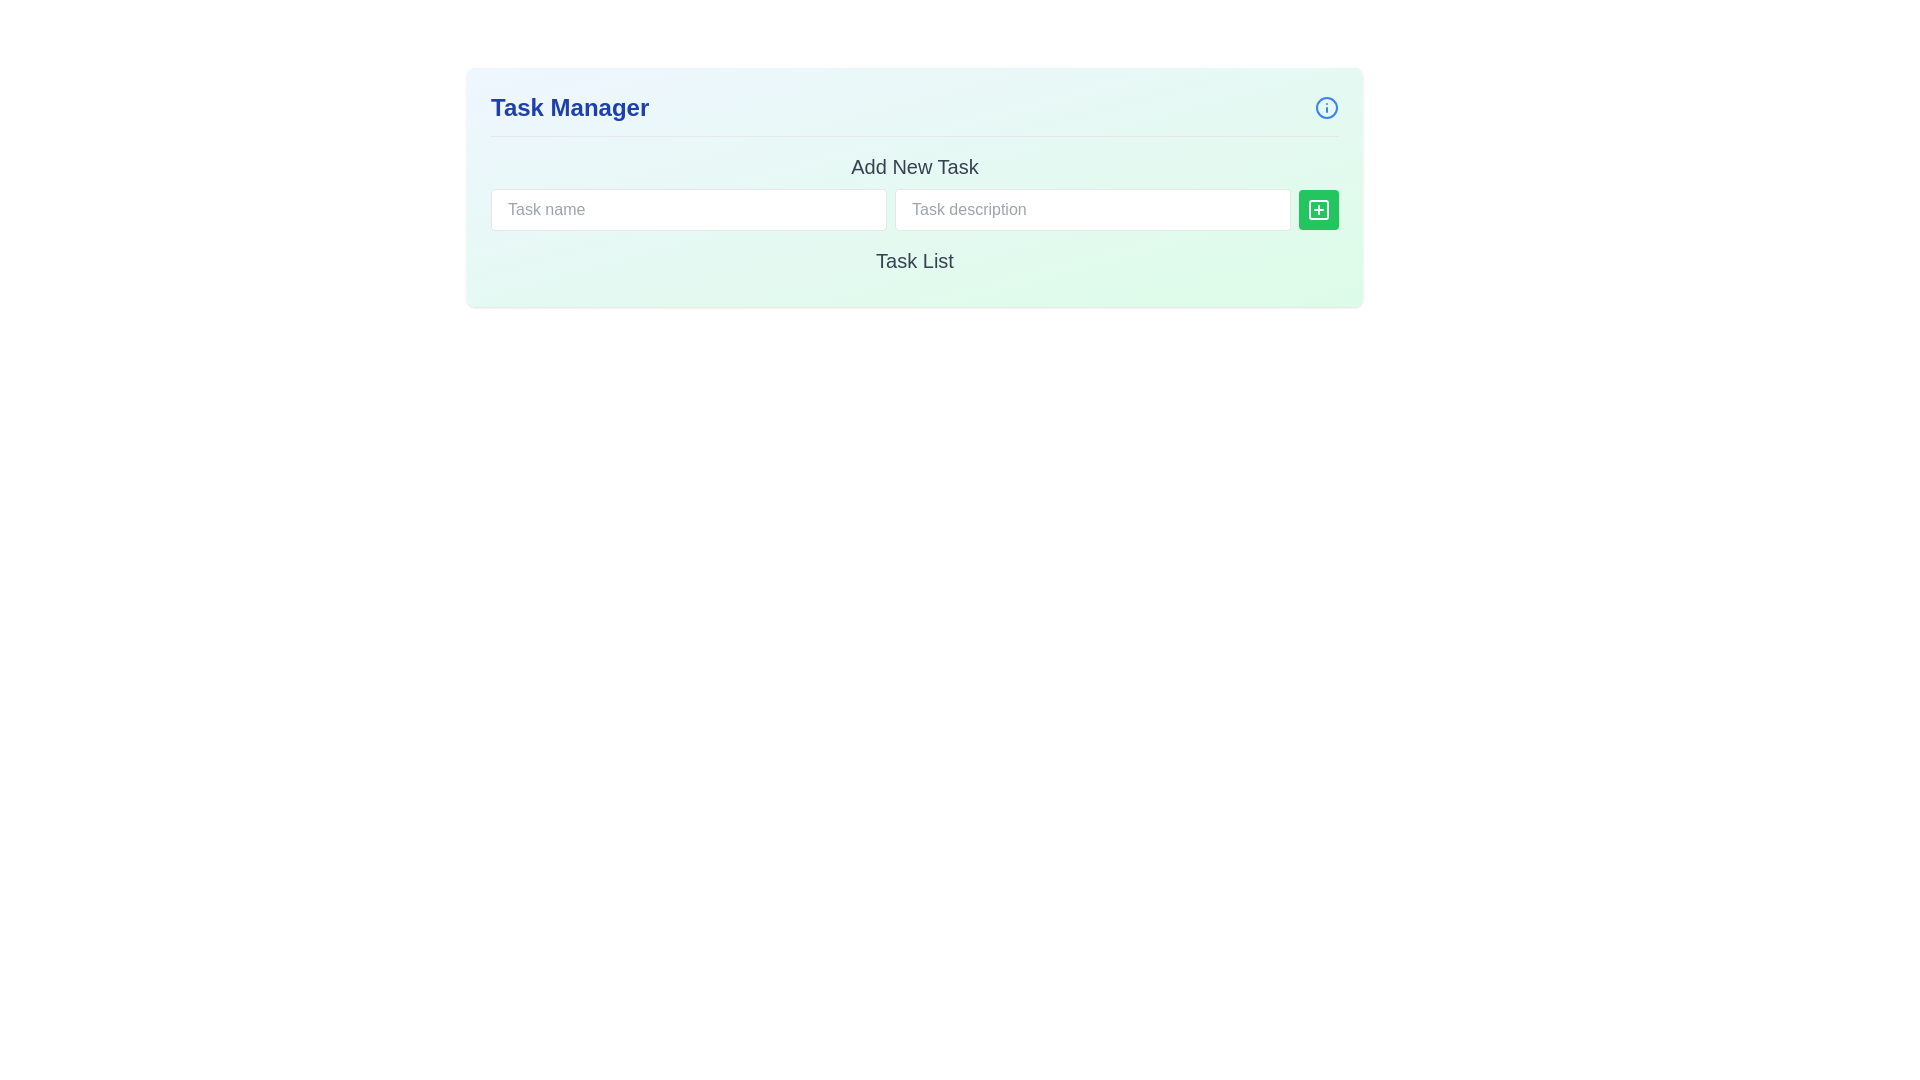 The image size is (1920, 1080). Describe the element at coordinates (569, 108) in the screenshot. I see `the header text in the task management application that provides context about the interface` at that location.